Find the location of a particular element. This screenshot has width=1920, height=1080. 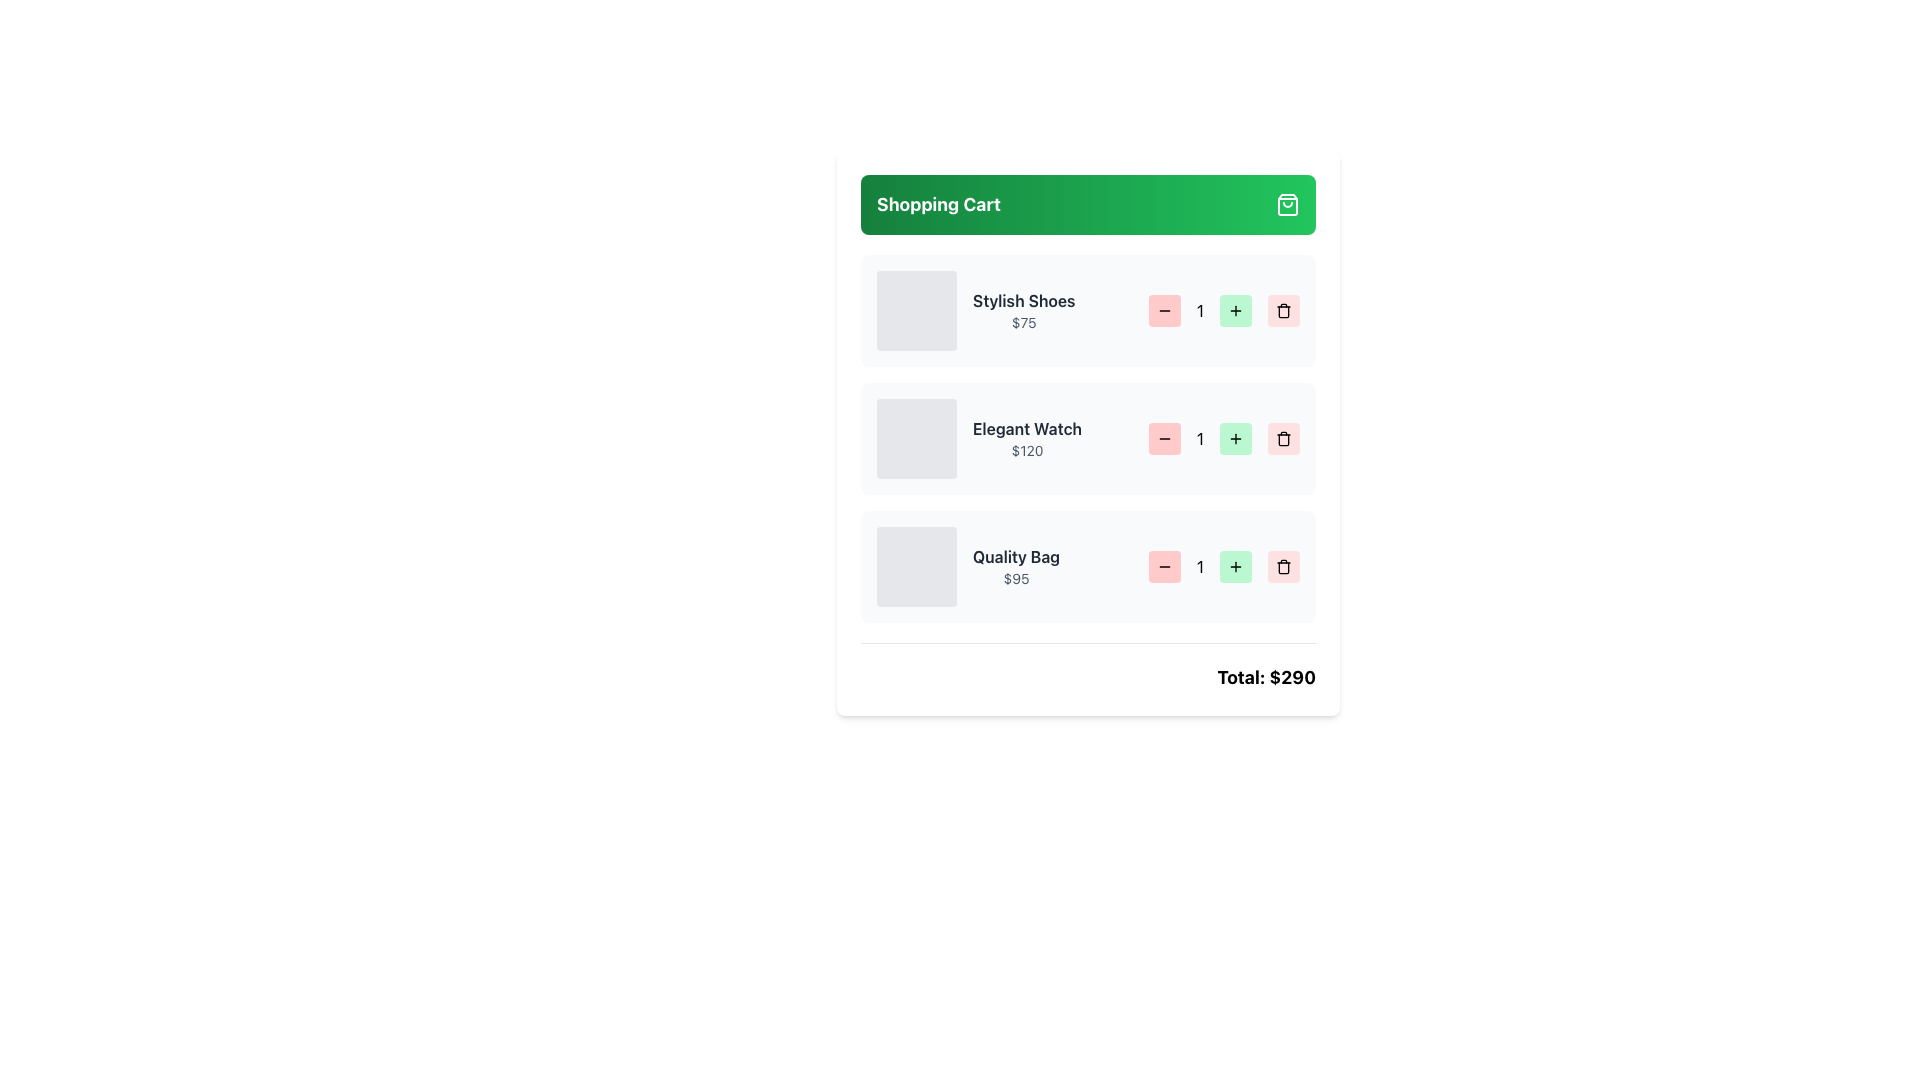

the delete button for the 'Stylish Shoes' item in the shopping cart to change its background color to a deeper red is located at coordinates (1283, 311).